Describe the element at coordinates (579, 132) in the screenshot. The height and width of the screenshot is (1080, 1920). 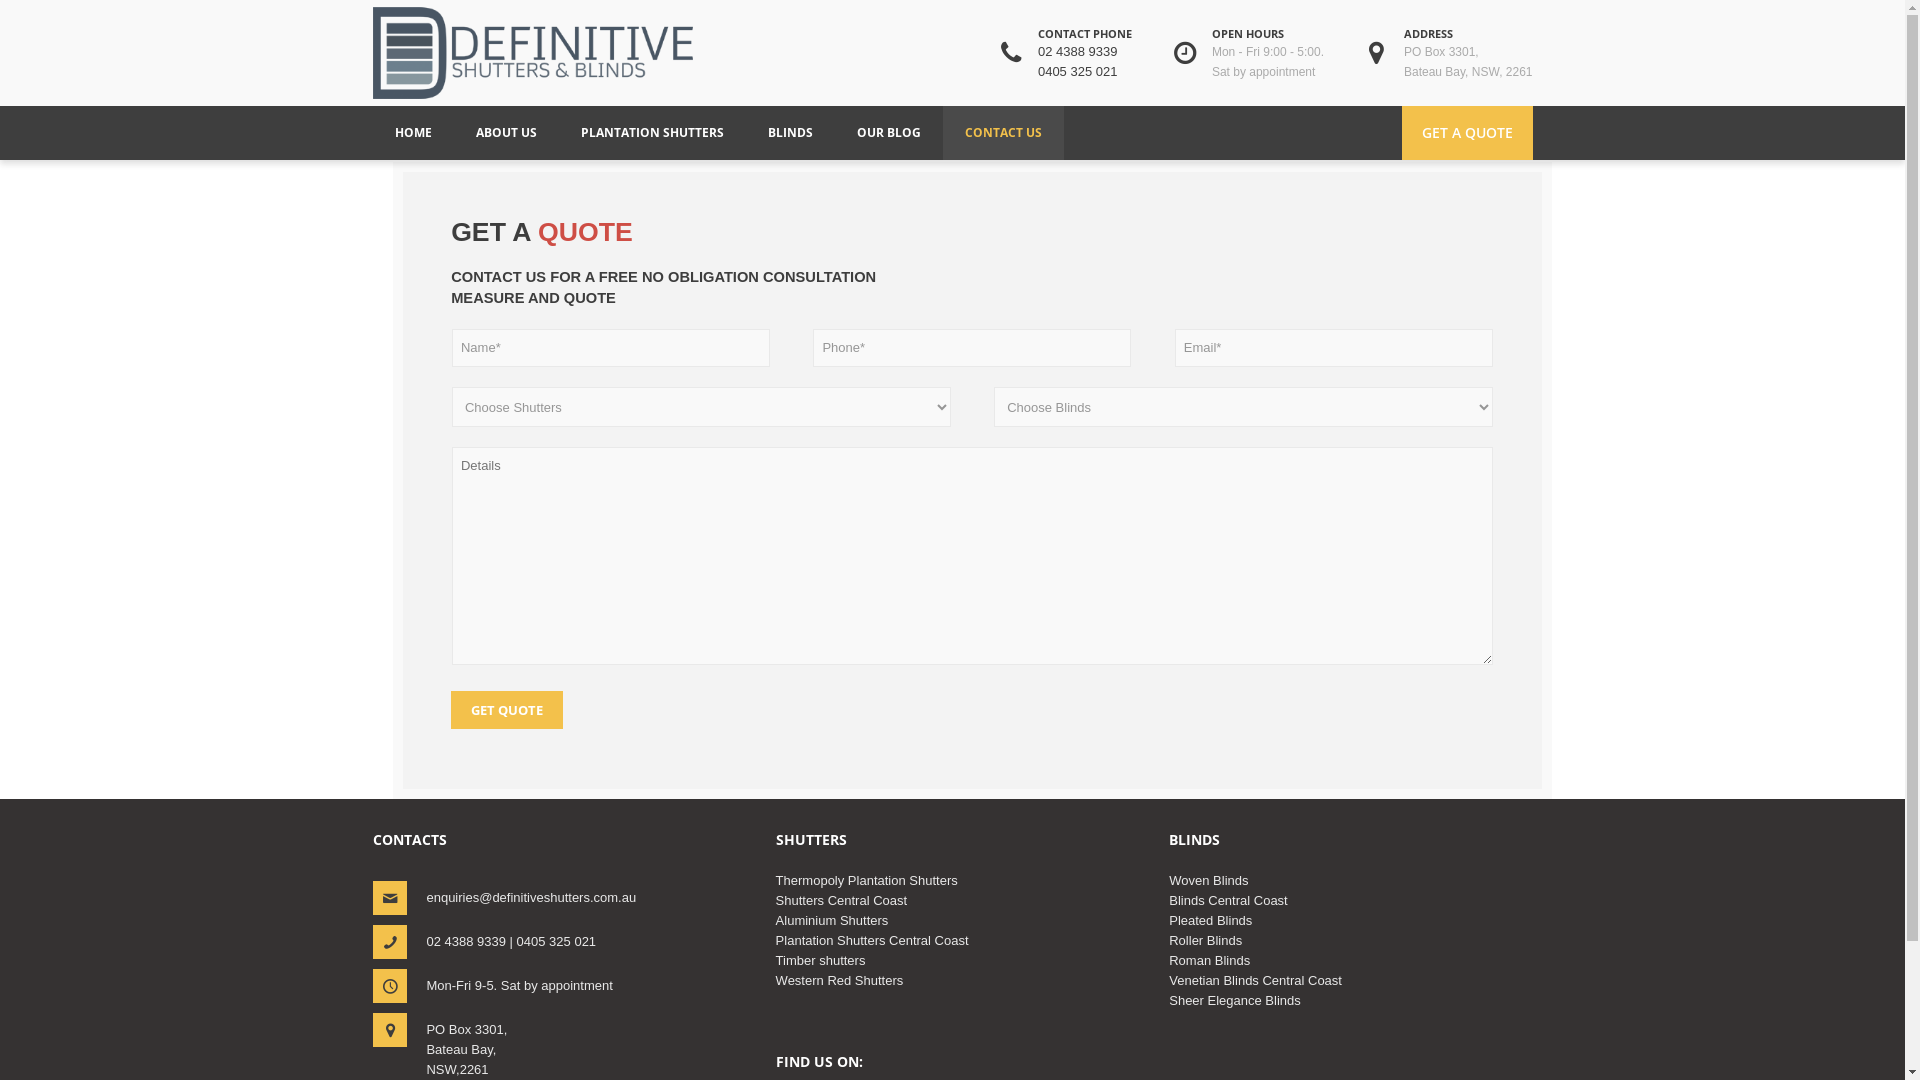
I see `'PLANTATION SHUTTERS'` at that location.